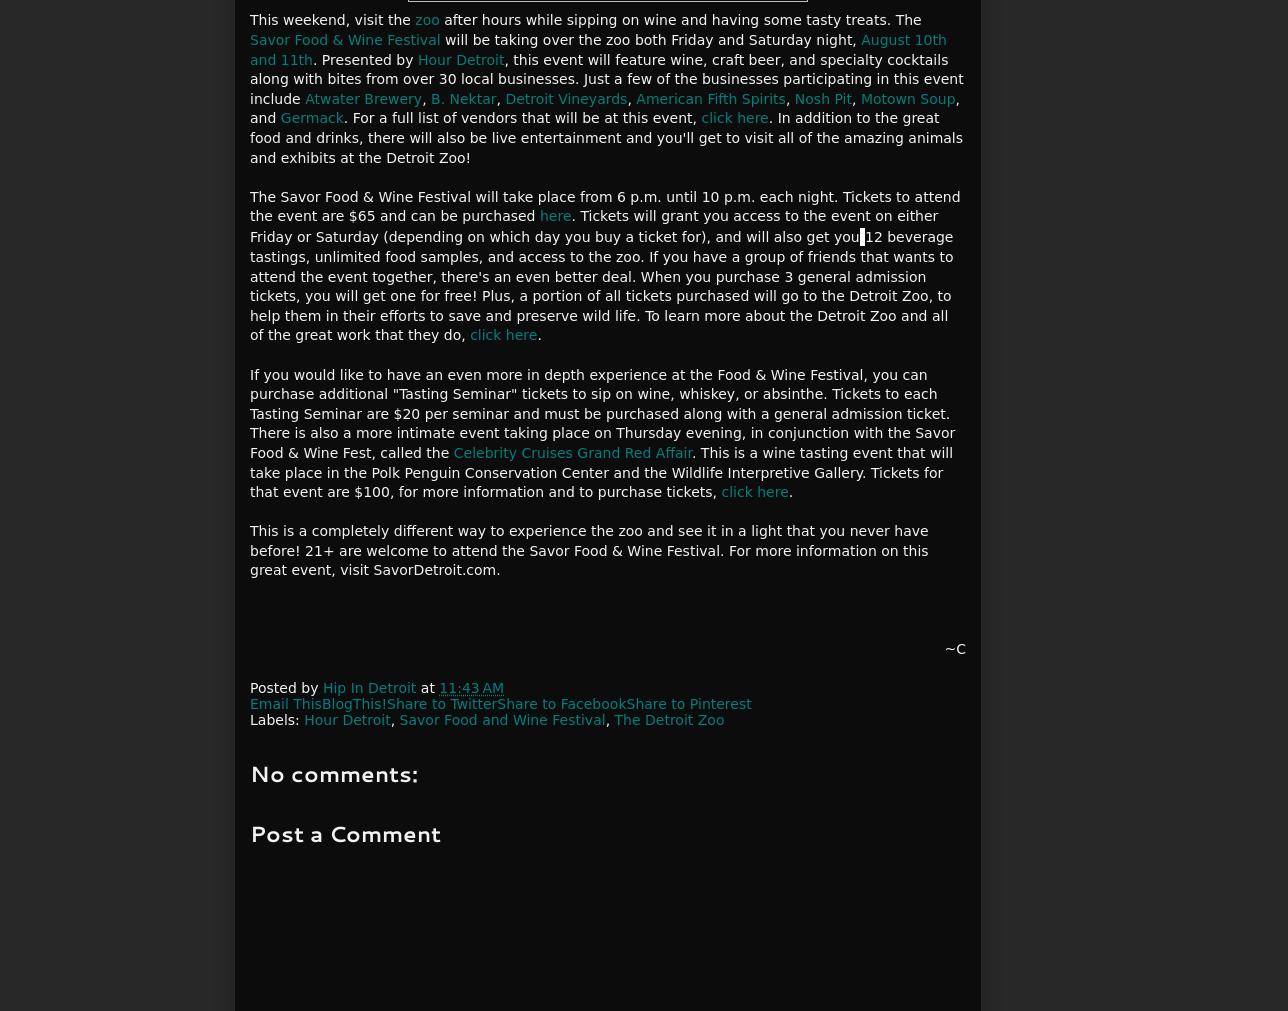  I want to click on 'The Detroit Zoo', so click(668, 719).